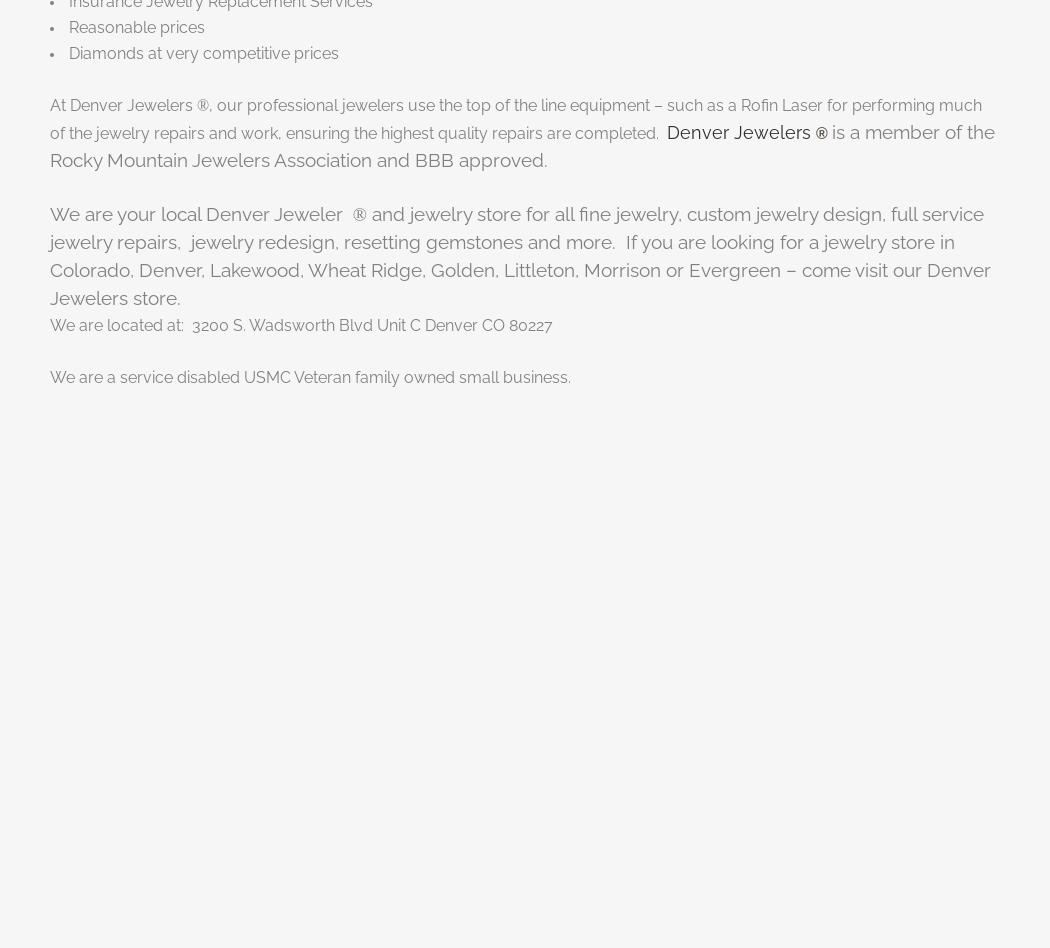  Describe the element at coordinates (136, 26) in the screenshot. I see `'Reasonable prices'` at that location.